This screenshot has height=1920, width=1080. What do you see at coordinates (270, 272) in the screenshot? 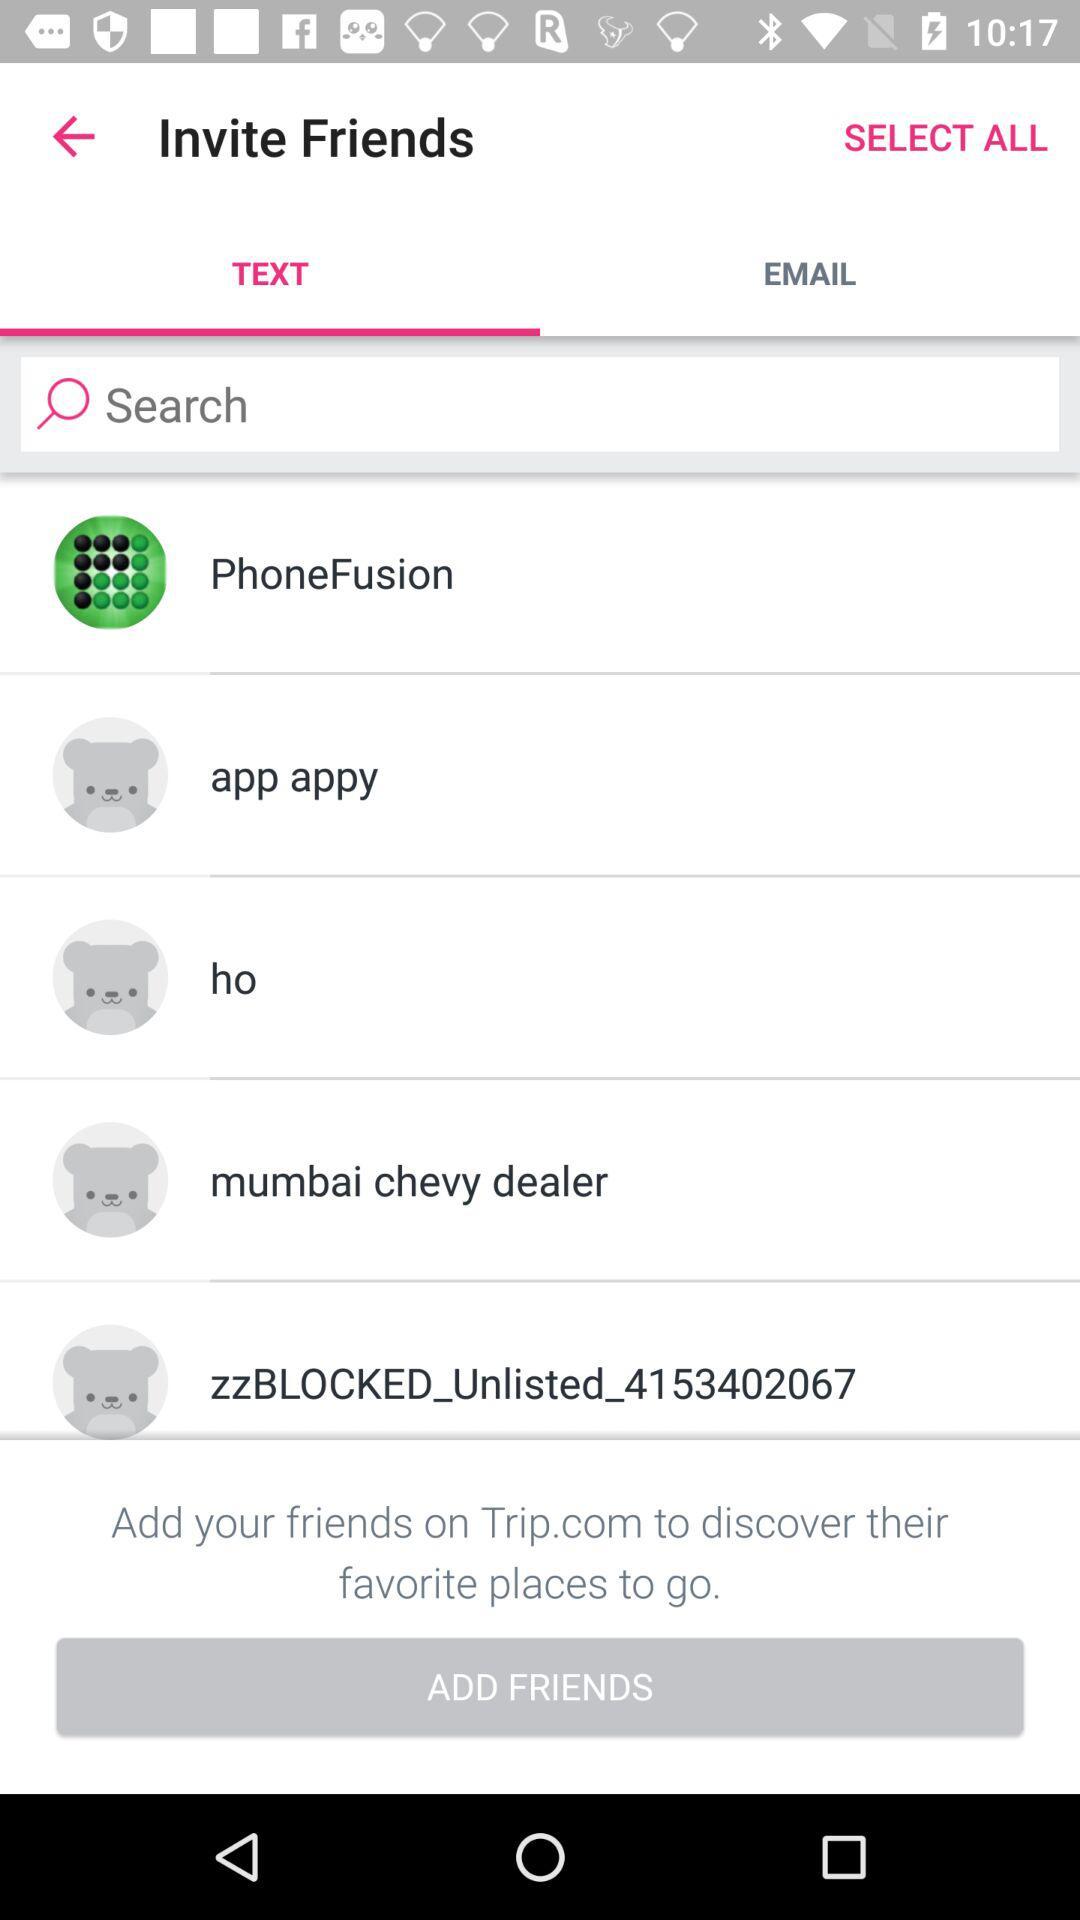
I see `the text item` at bounding box center [270, 272].